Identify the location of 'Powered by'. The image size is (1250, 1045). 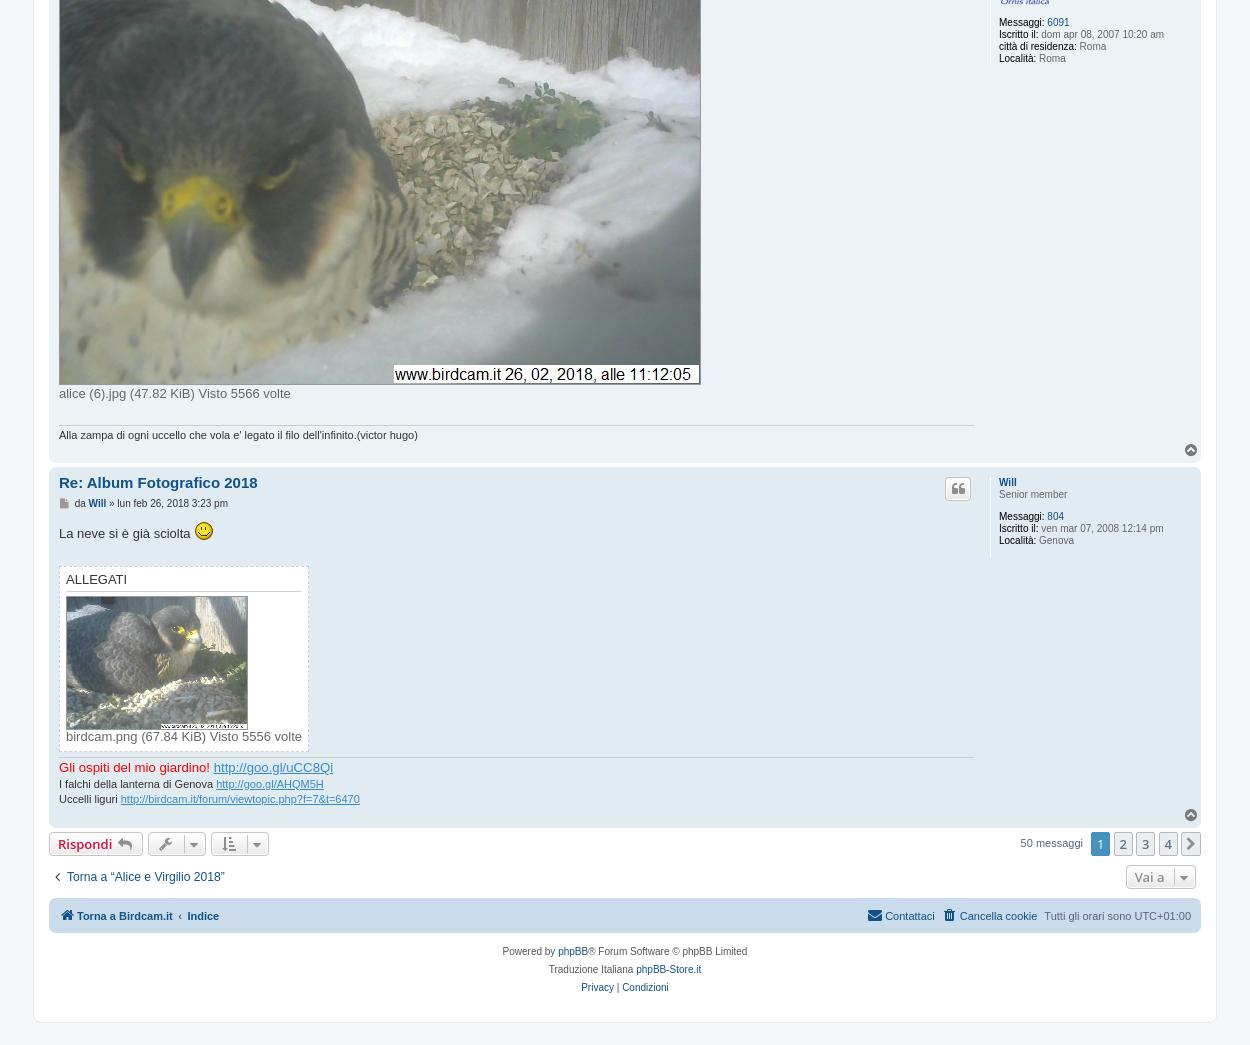
(530, 950).